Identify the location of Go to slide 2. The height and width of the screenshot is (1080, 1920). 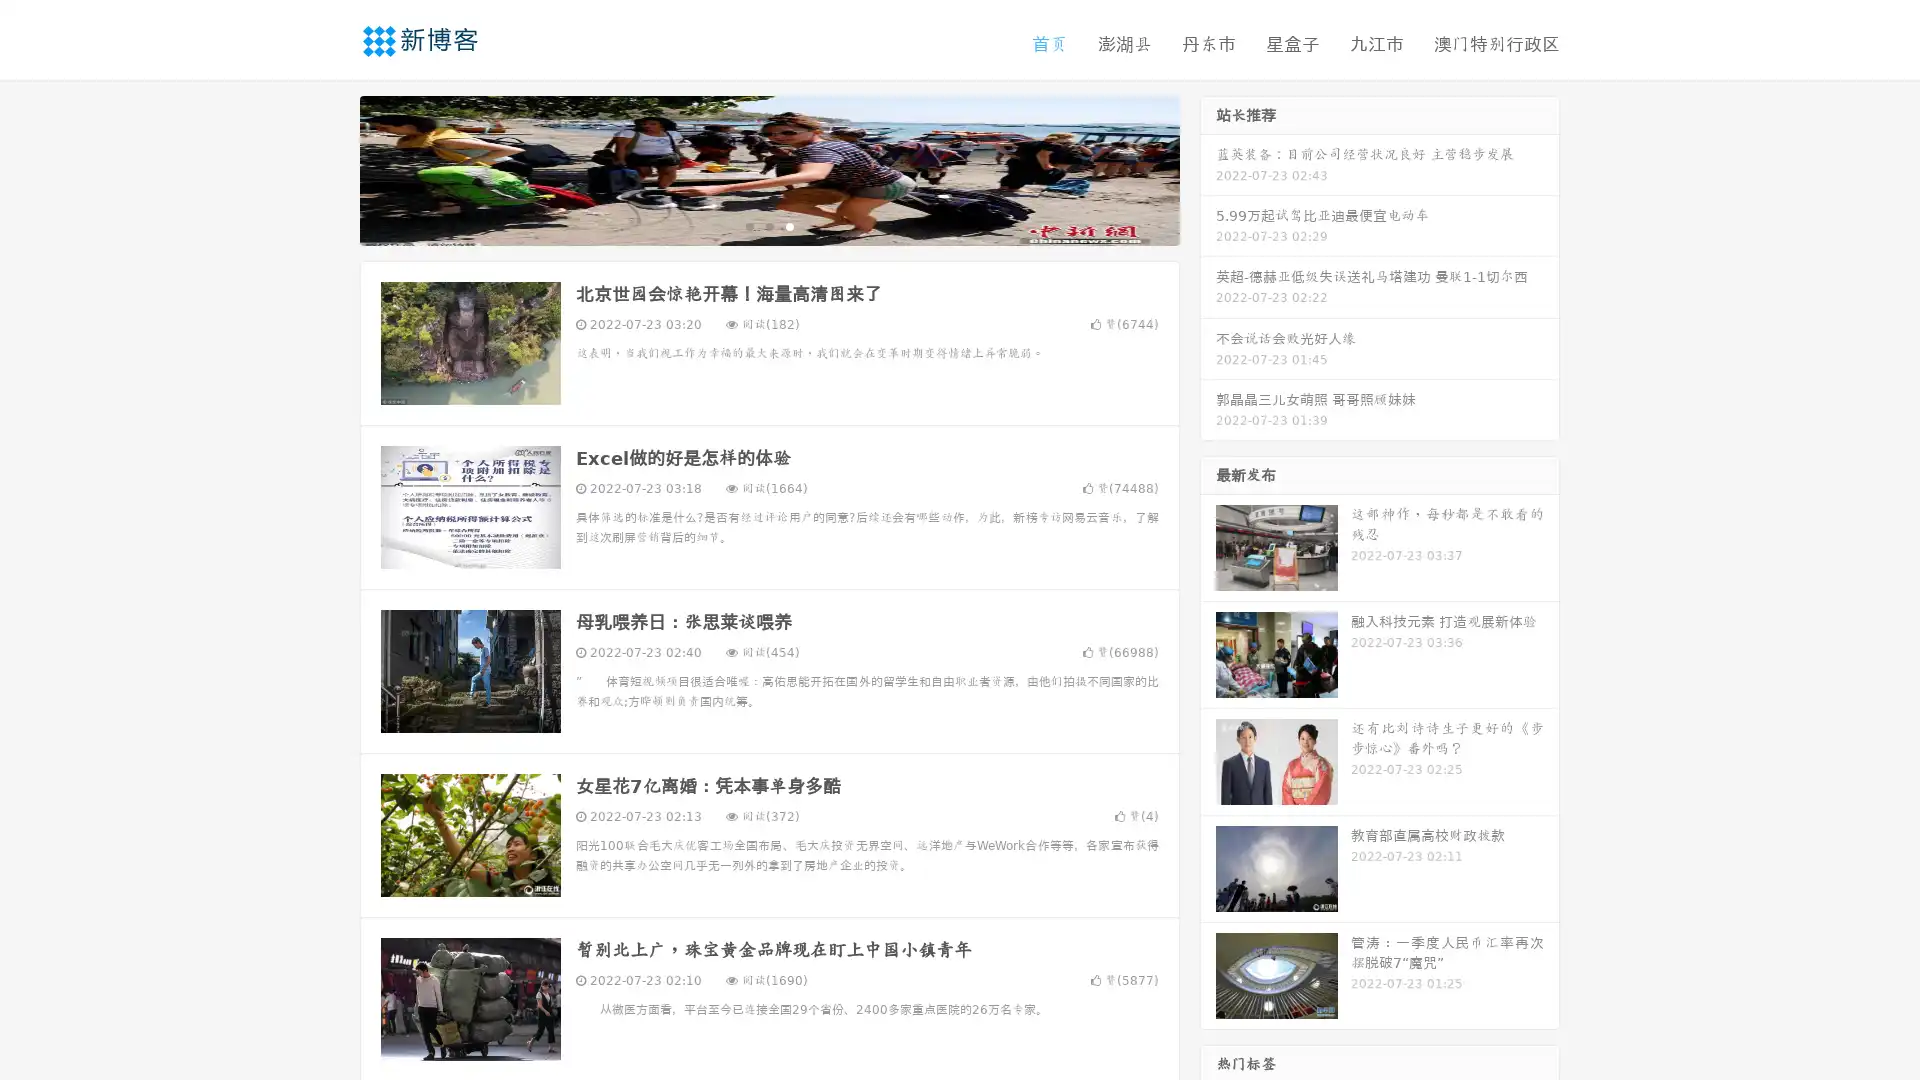
(768, 225).